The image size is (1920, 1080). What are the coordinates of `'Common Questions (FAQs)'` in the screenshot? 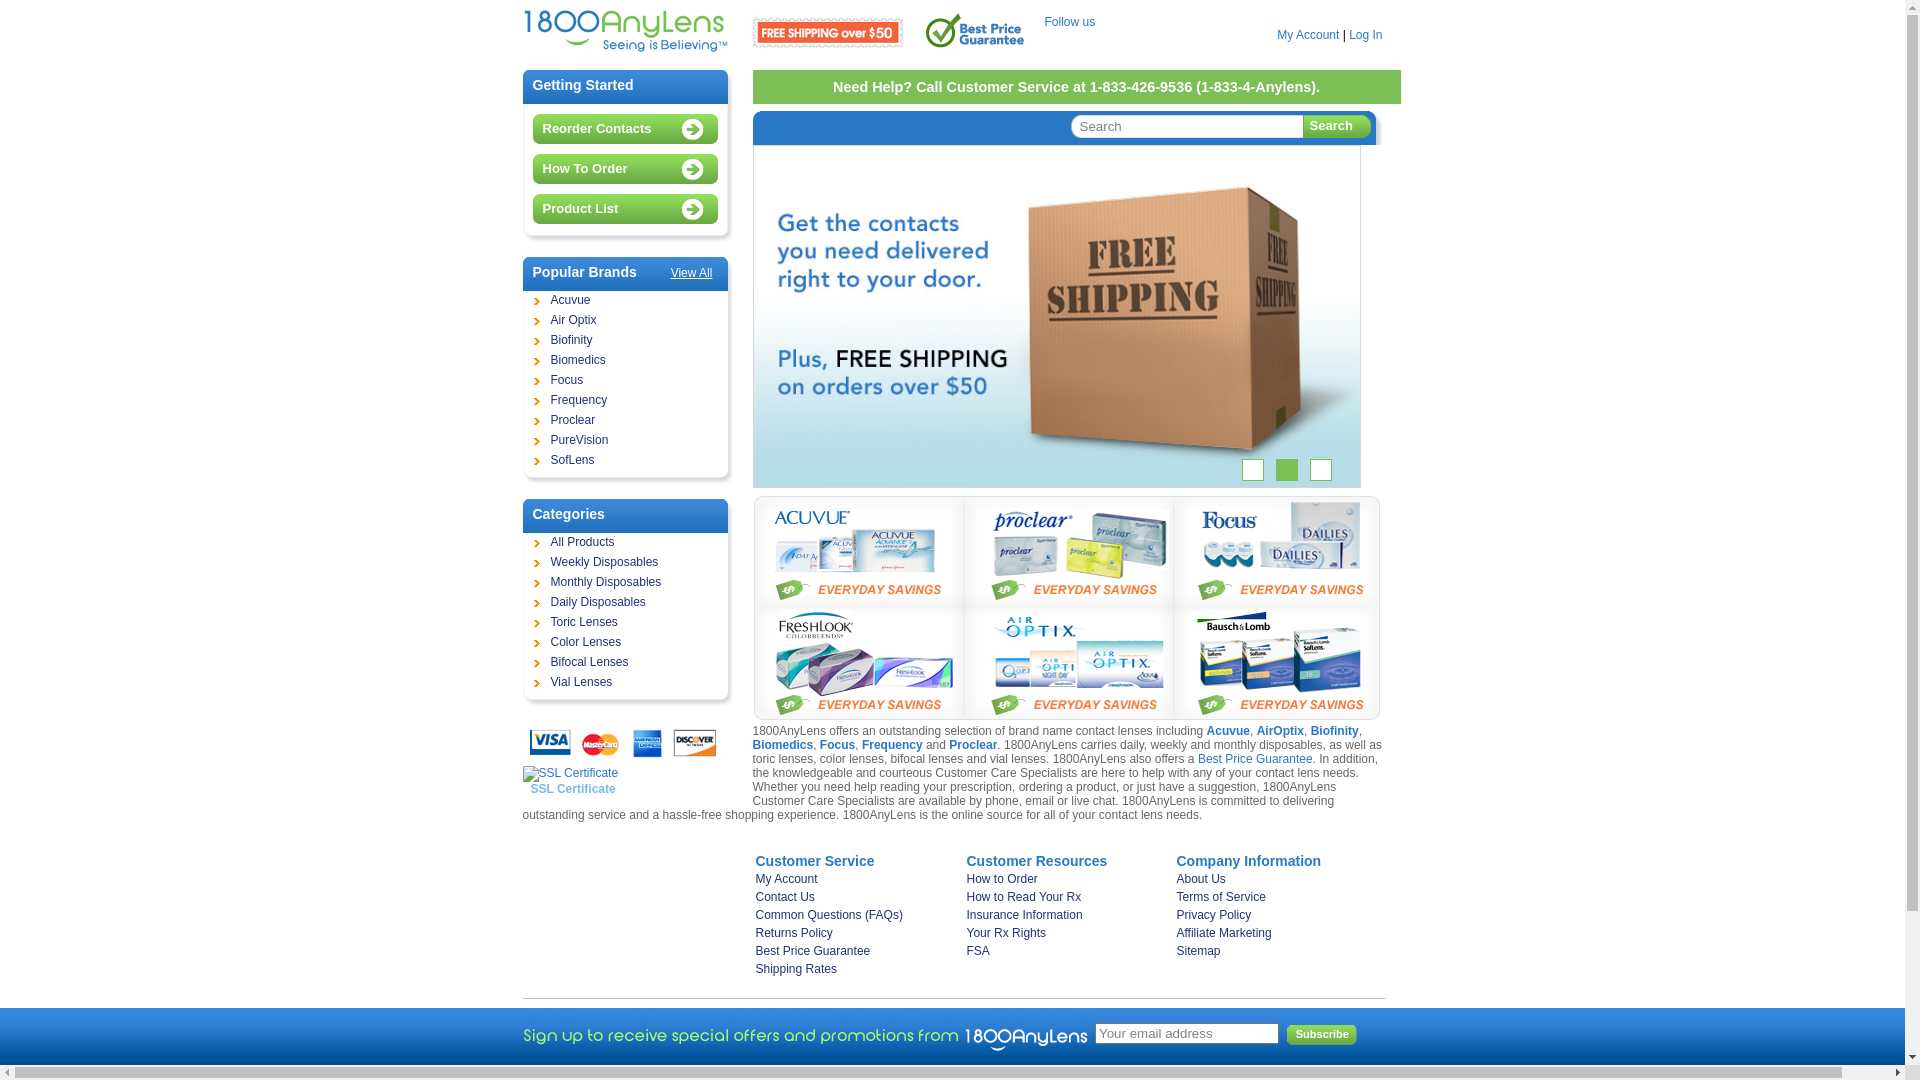 It's located at (856, 914).